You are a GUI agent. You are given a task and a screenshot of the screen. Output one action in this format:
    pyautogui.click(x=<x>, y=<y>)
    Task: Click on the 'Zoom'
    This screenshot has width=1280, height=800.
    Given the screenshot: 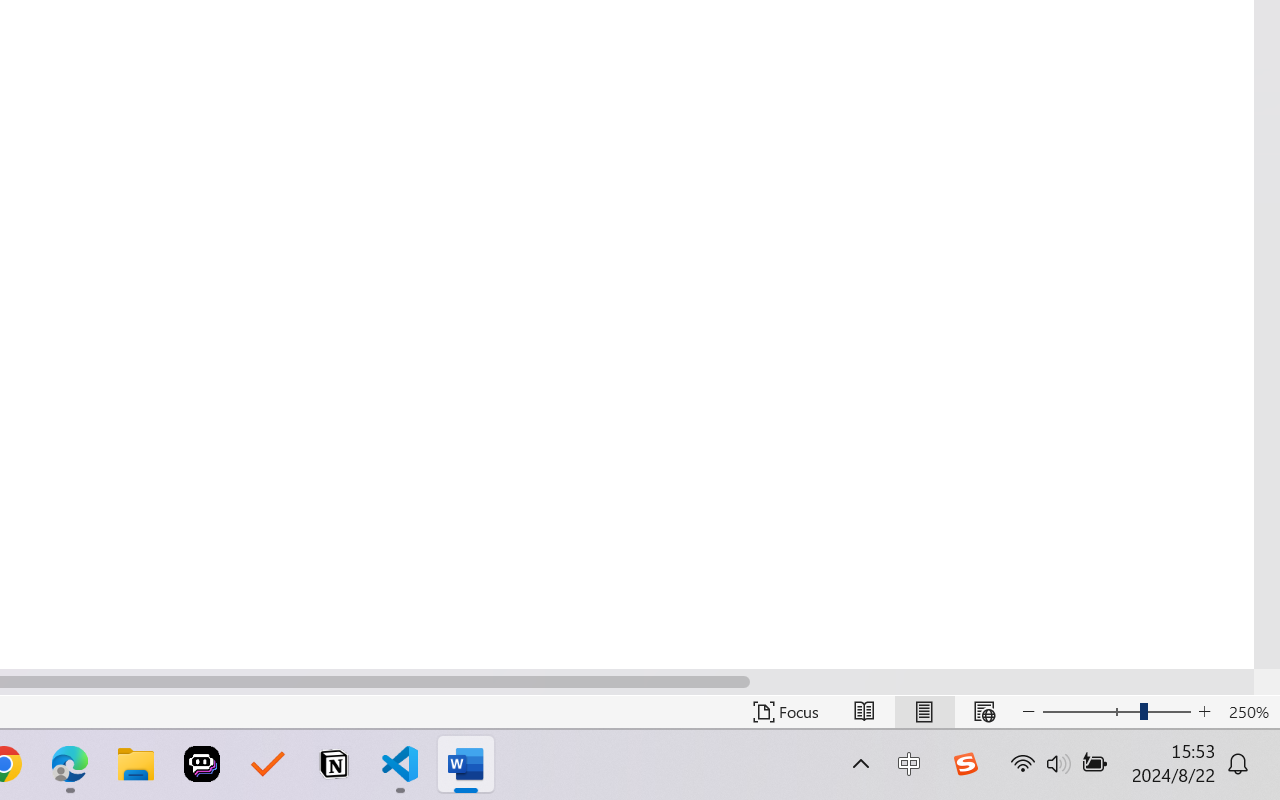 What is the action you would take?
    pyautogui.click(x=1115, y=711)
    